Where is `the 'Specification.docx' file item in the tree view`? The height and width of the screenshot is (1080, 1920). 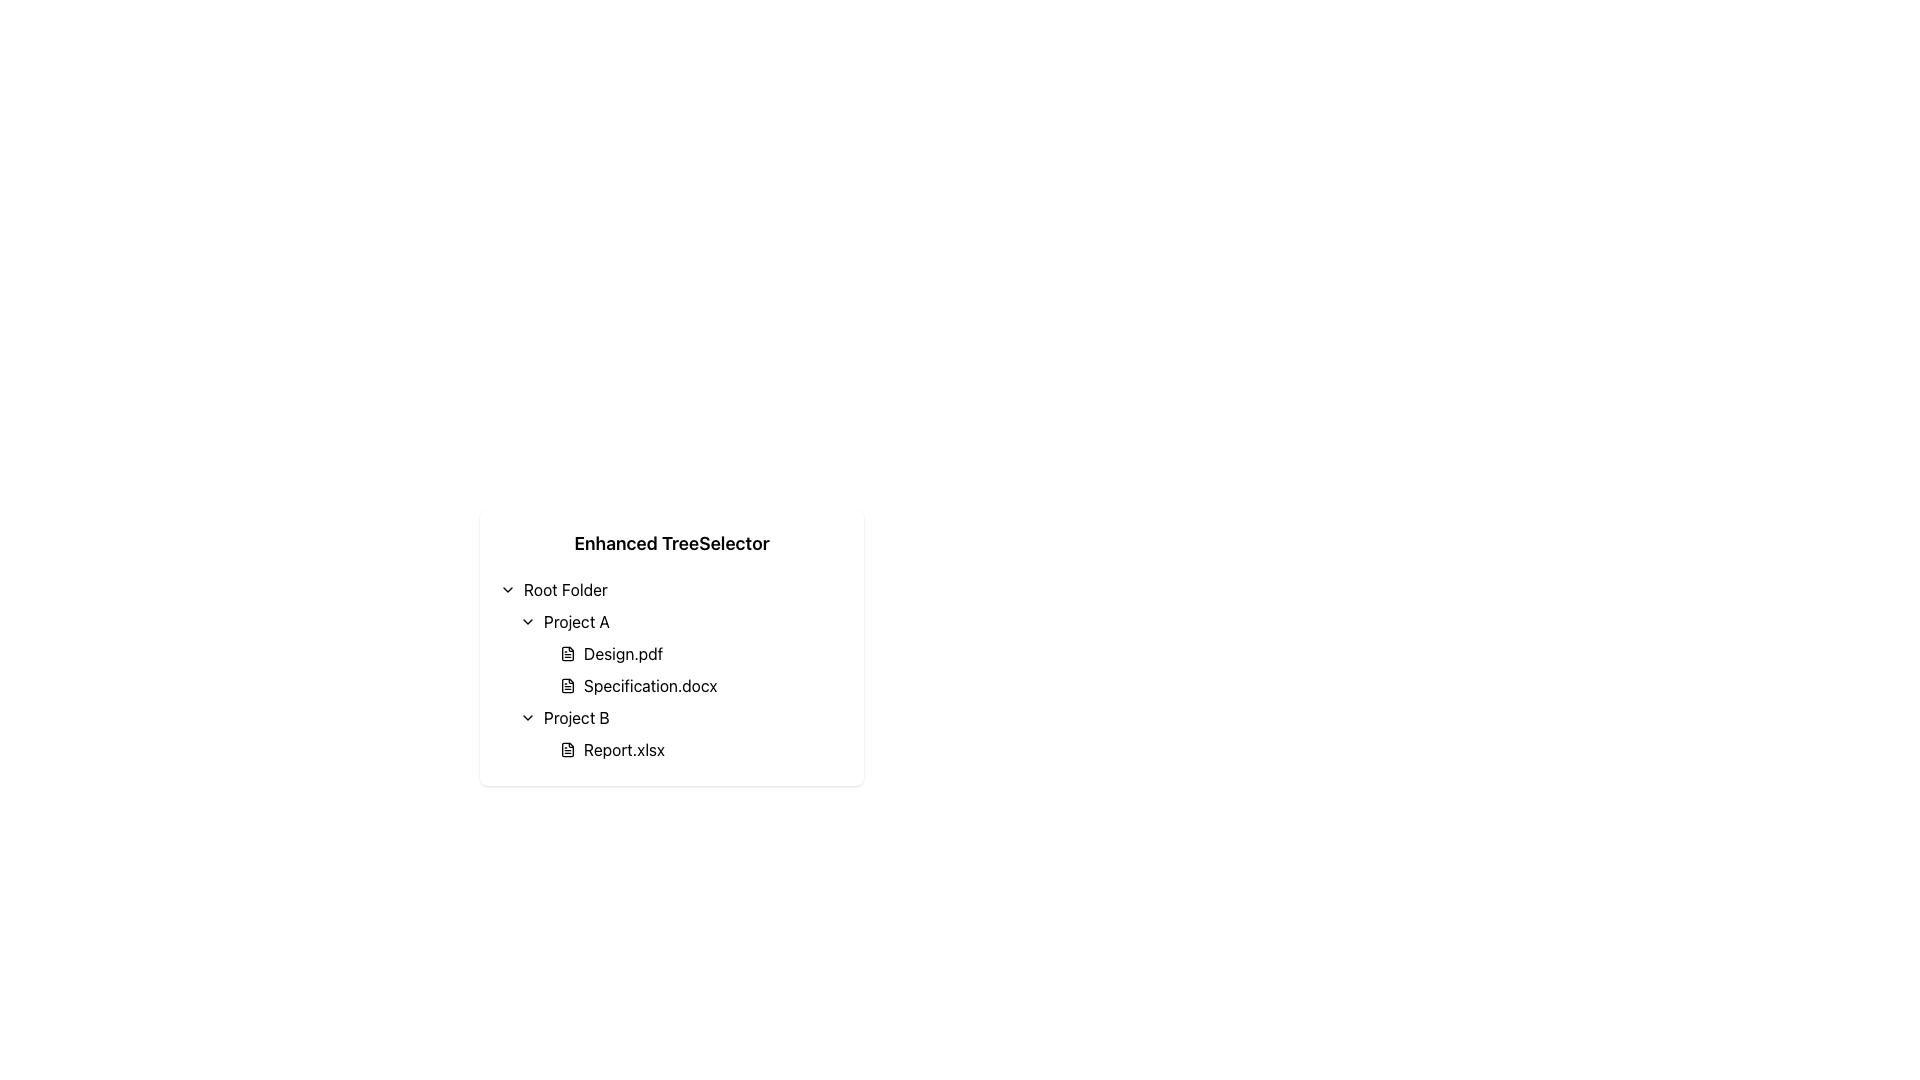
the 'Specification.docx' file item in the tree view is located at coordinates (701, 685).